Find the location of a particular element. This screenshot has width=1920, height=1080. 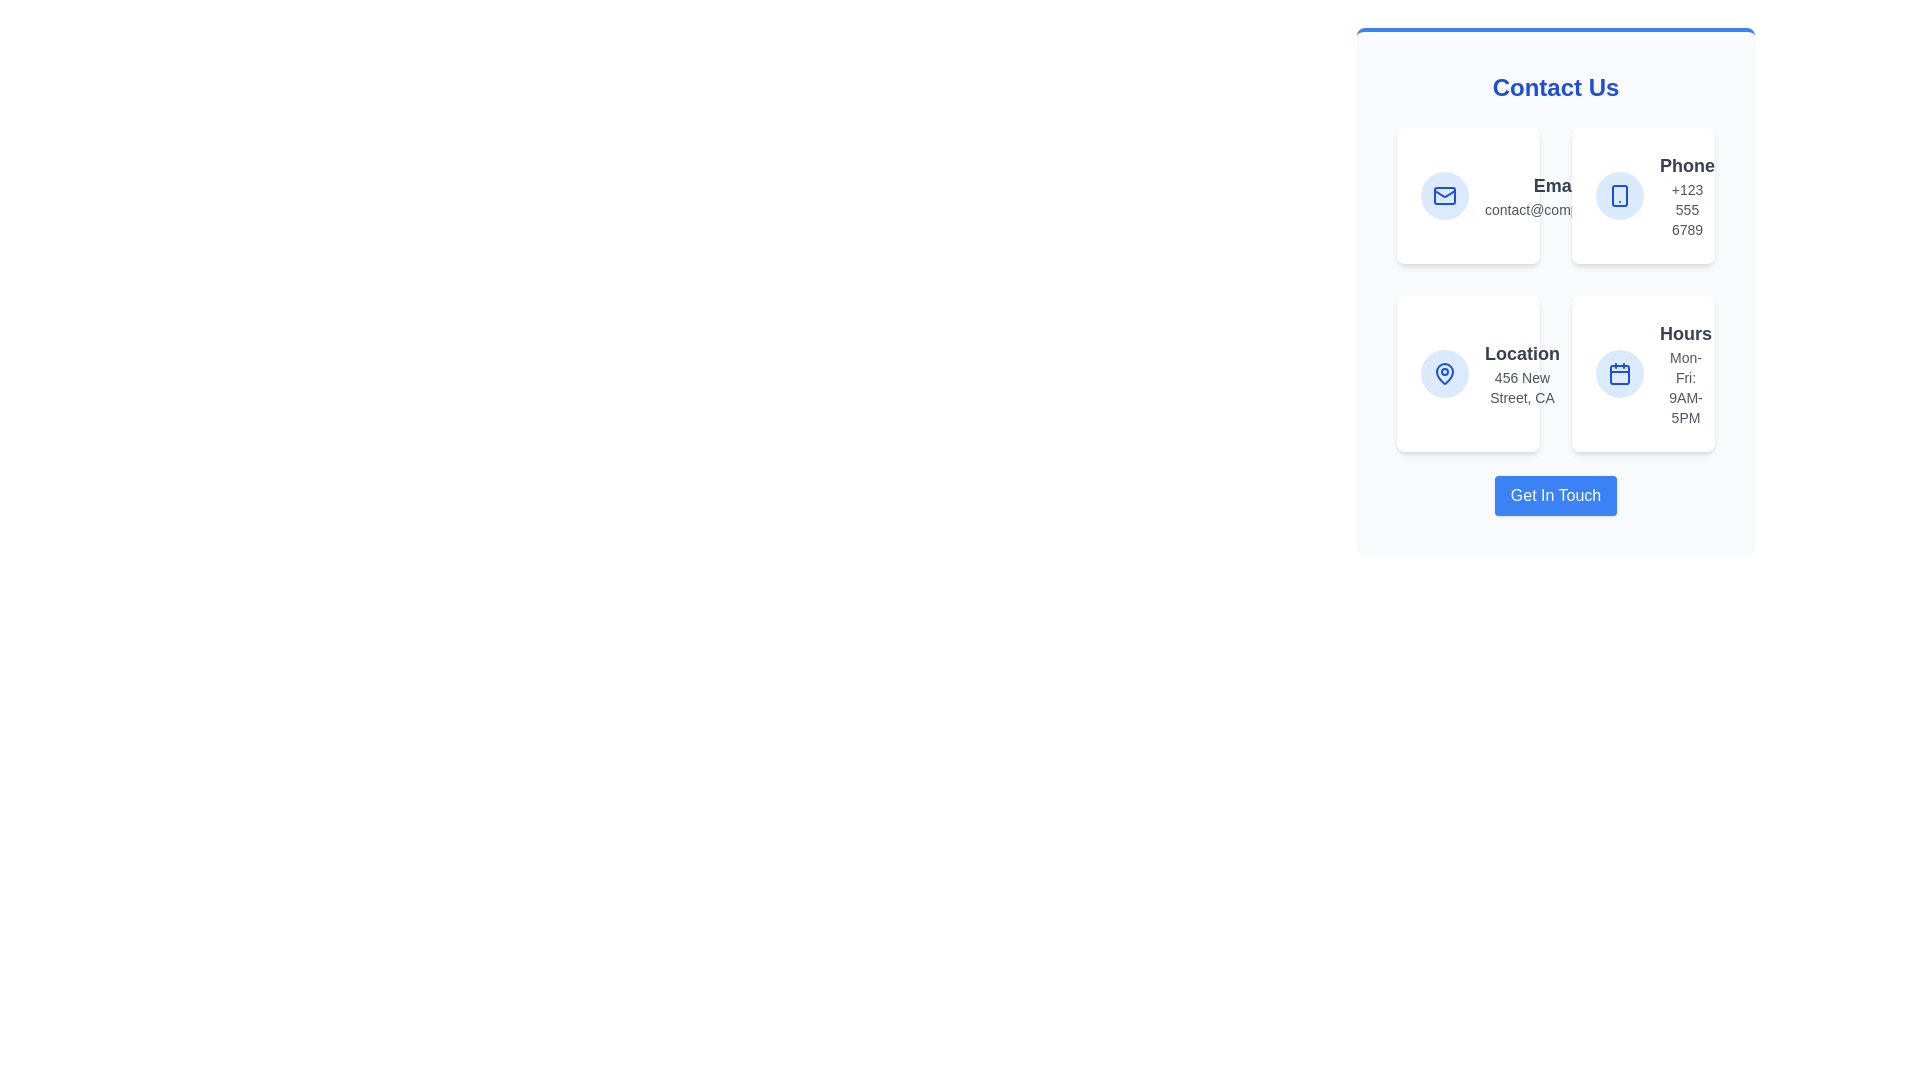

the static text element displaying the address '456 New Street, CA', located beneath the bold 'Location' label in the 'Contact Us' section is located at coordinates (1521, 388).